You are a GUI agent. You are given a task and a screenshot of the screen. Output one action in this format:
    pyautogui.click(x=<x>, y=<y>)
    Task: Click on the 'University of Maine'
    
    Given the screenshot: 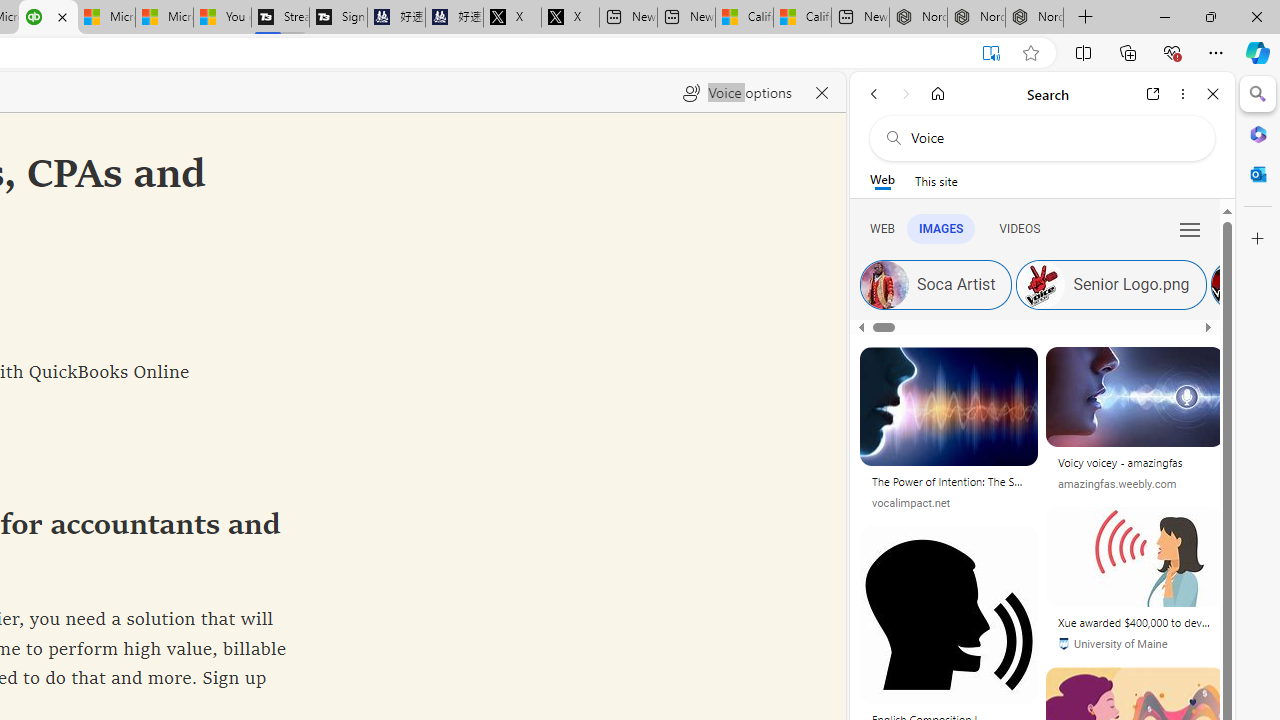 What is the action you would take?
    pyautogui.click(x=1135, y=644)
    